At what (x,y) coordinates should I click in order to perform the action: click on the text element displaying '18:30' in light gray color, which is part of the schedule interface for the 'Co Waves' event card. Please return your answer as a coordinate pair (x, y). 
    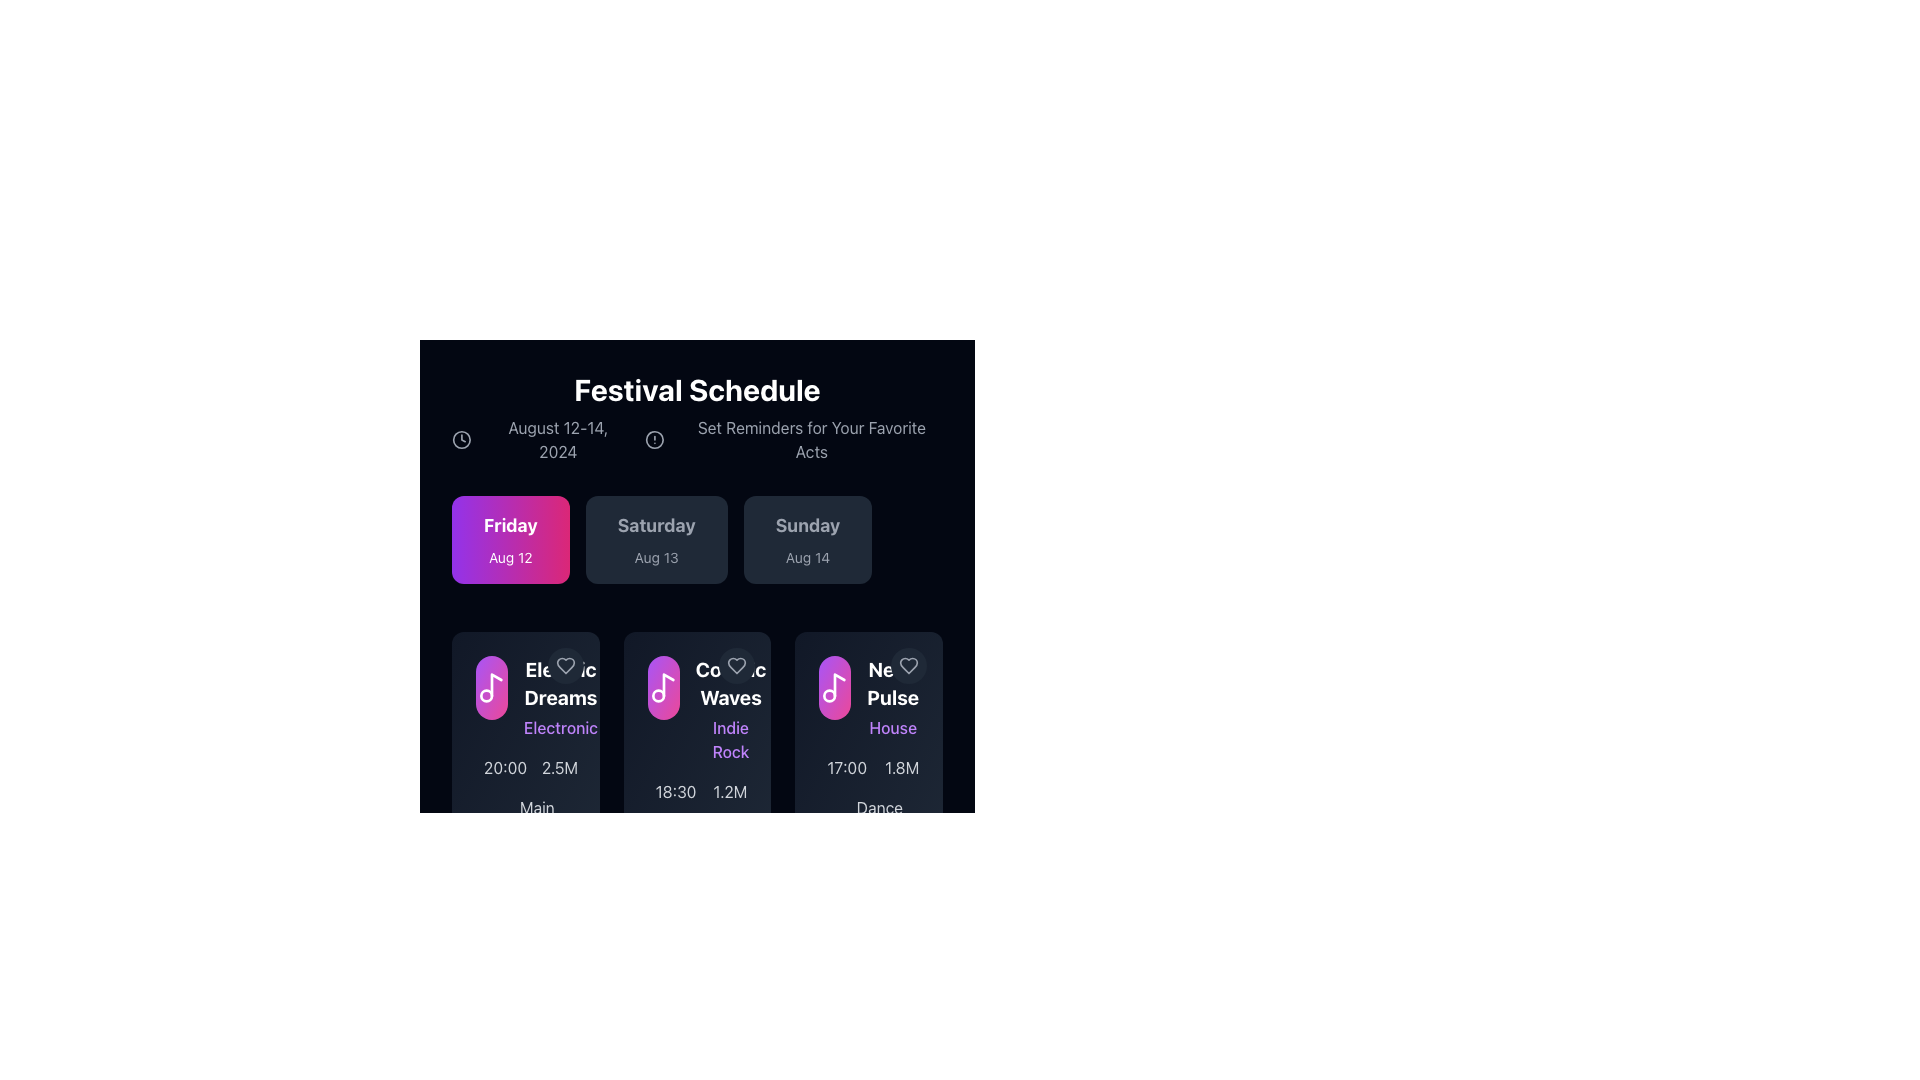
    Looking at the image, I should click on (676, 790).